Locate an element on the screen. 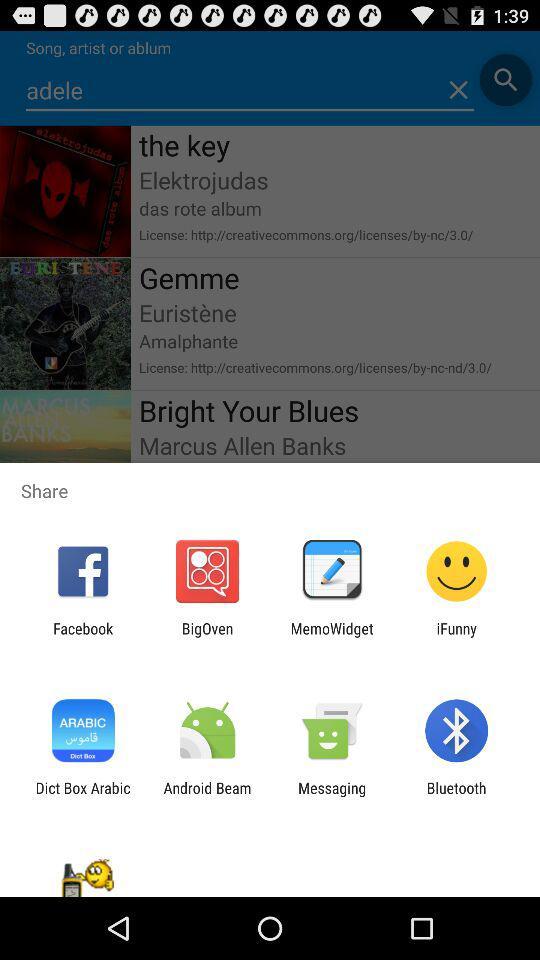 This screenshot has height=960, width=540. the app to the left of messaging app is located at coordinates (206, 796).